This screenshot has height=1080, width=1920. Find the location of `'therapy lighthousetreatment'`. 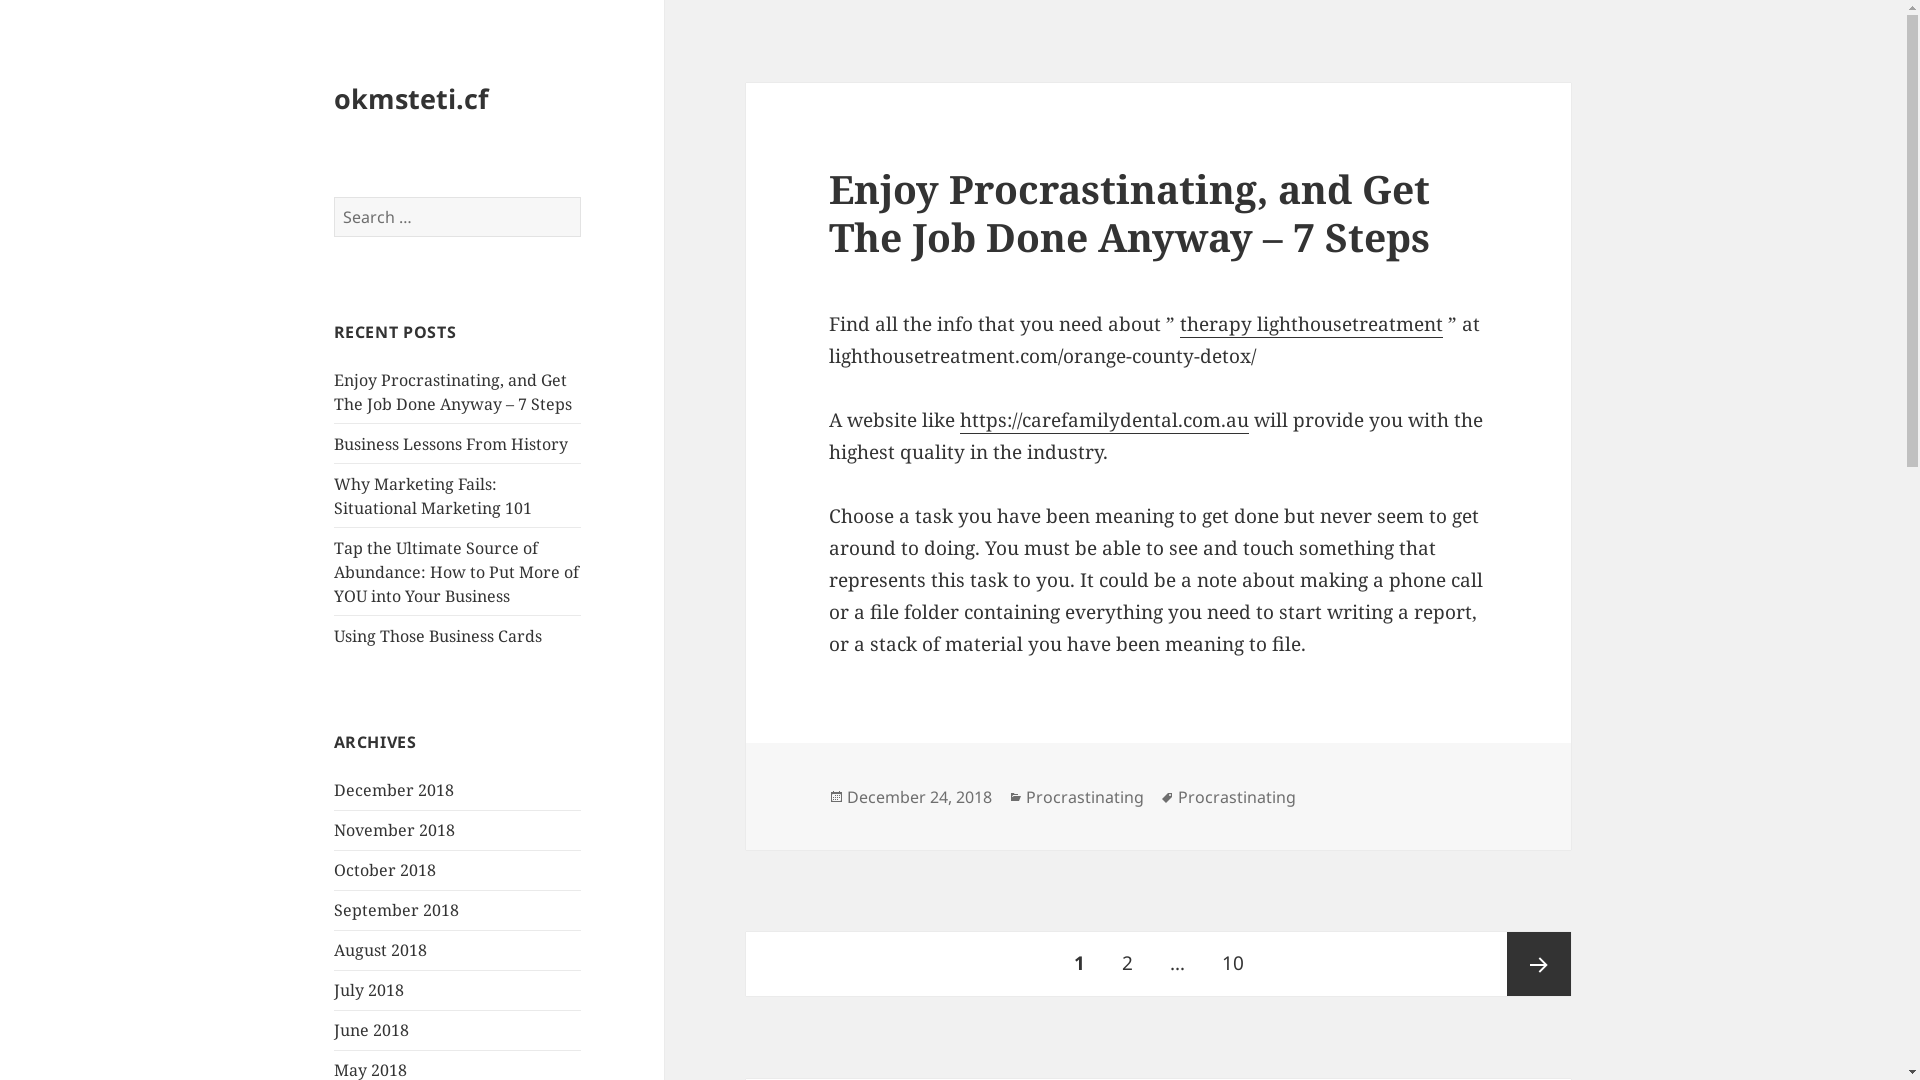

'therapy lighthousetreatment' is located at coordinates (1311, 323).